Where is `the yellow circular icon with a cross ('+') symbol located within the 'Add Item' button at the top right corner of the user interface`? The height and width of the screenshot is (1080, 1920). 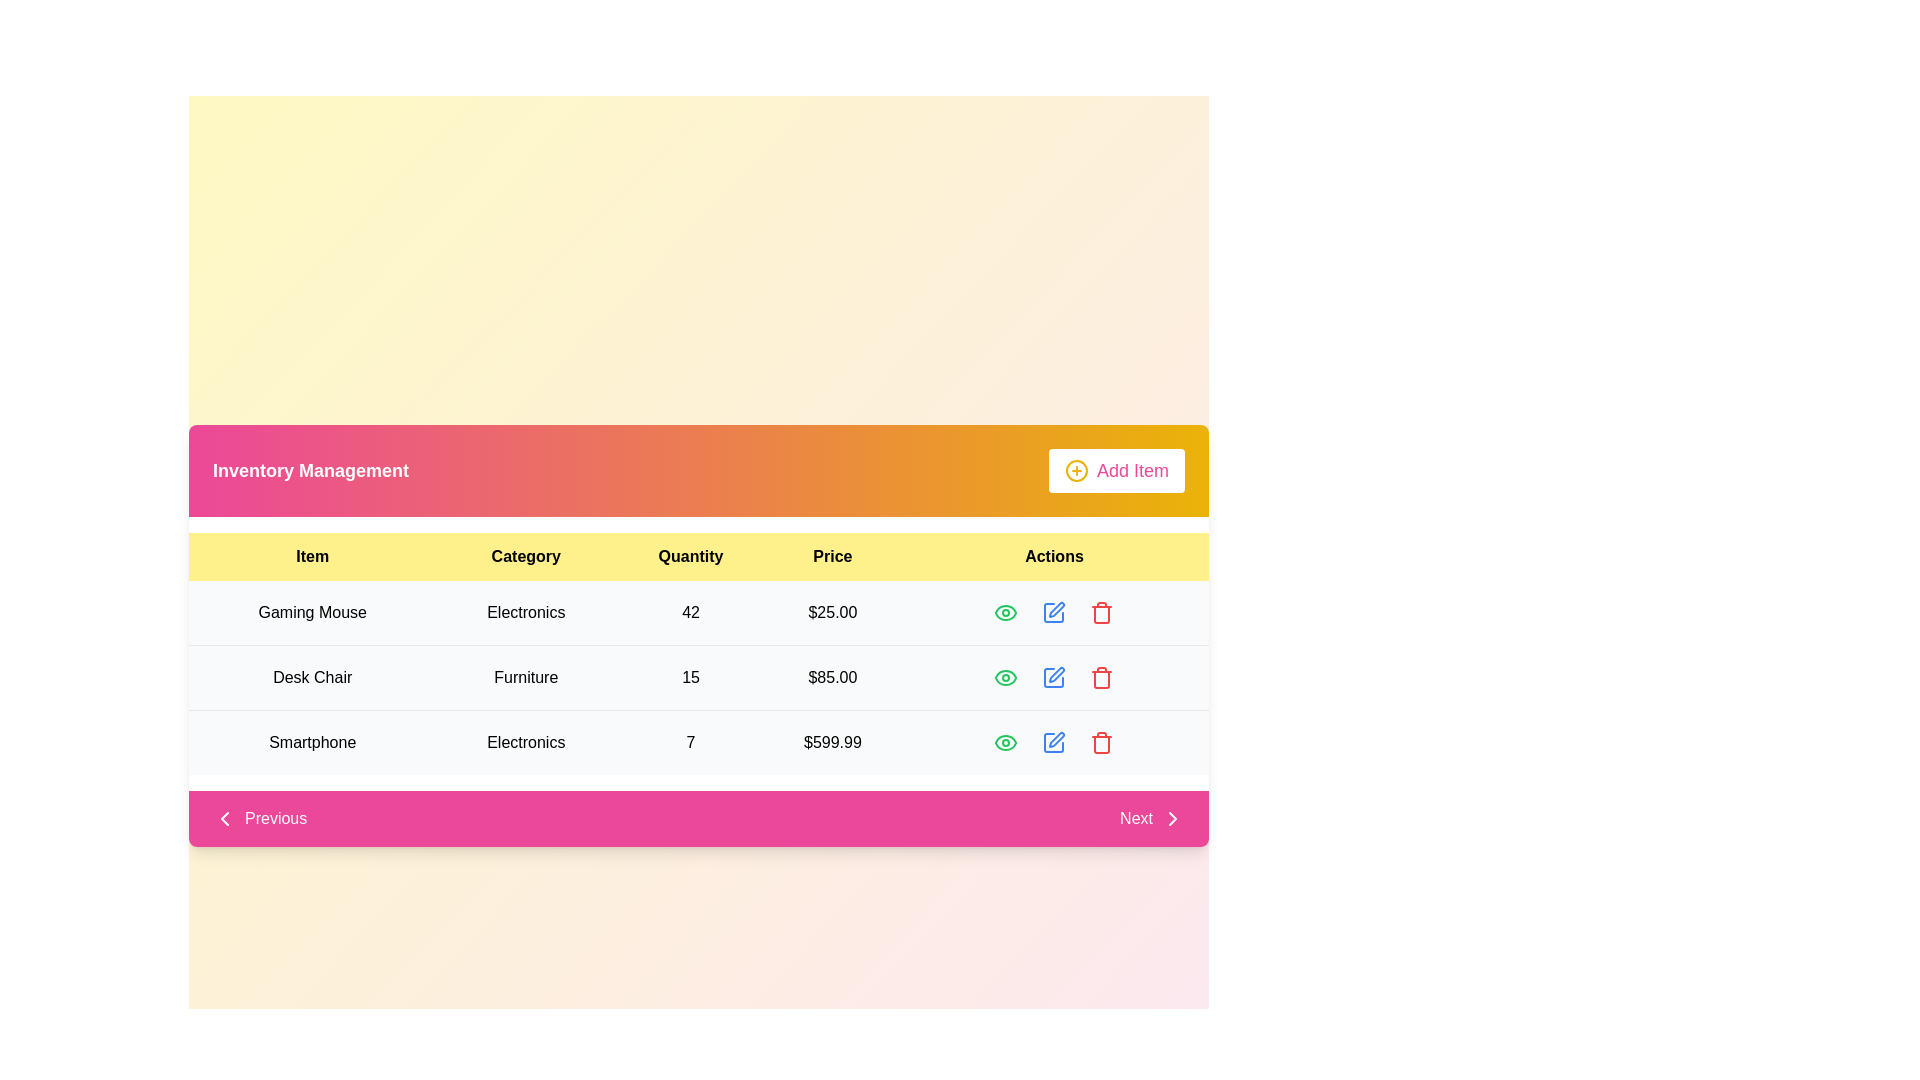 the yellow circular icon with a cross ('+') symbol located within the 'Add Item' button at the top right corner of the user interface is located at coordinates (1075, 470).